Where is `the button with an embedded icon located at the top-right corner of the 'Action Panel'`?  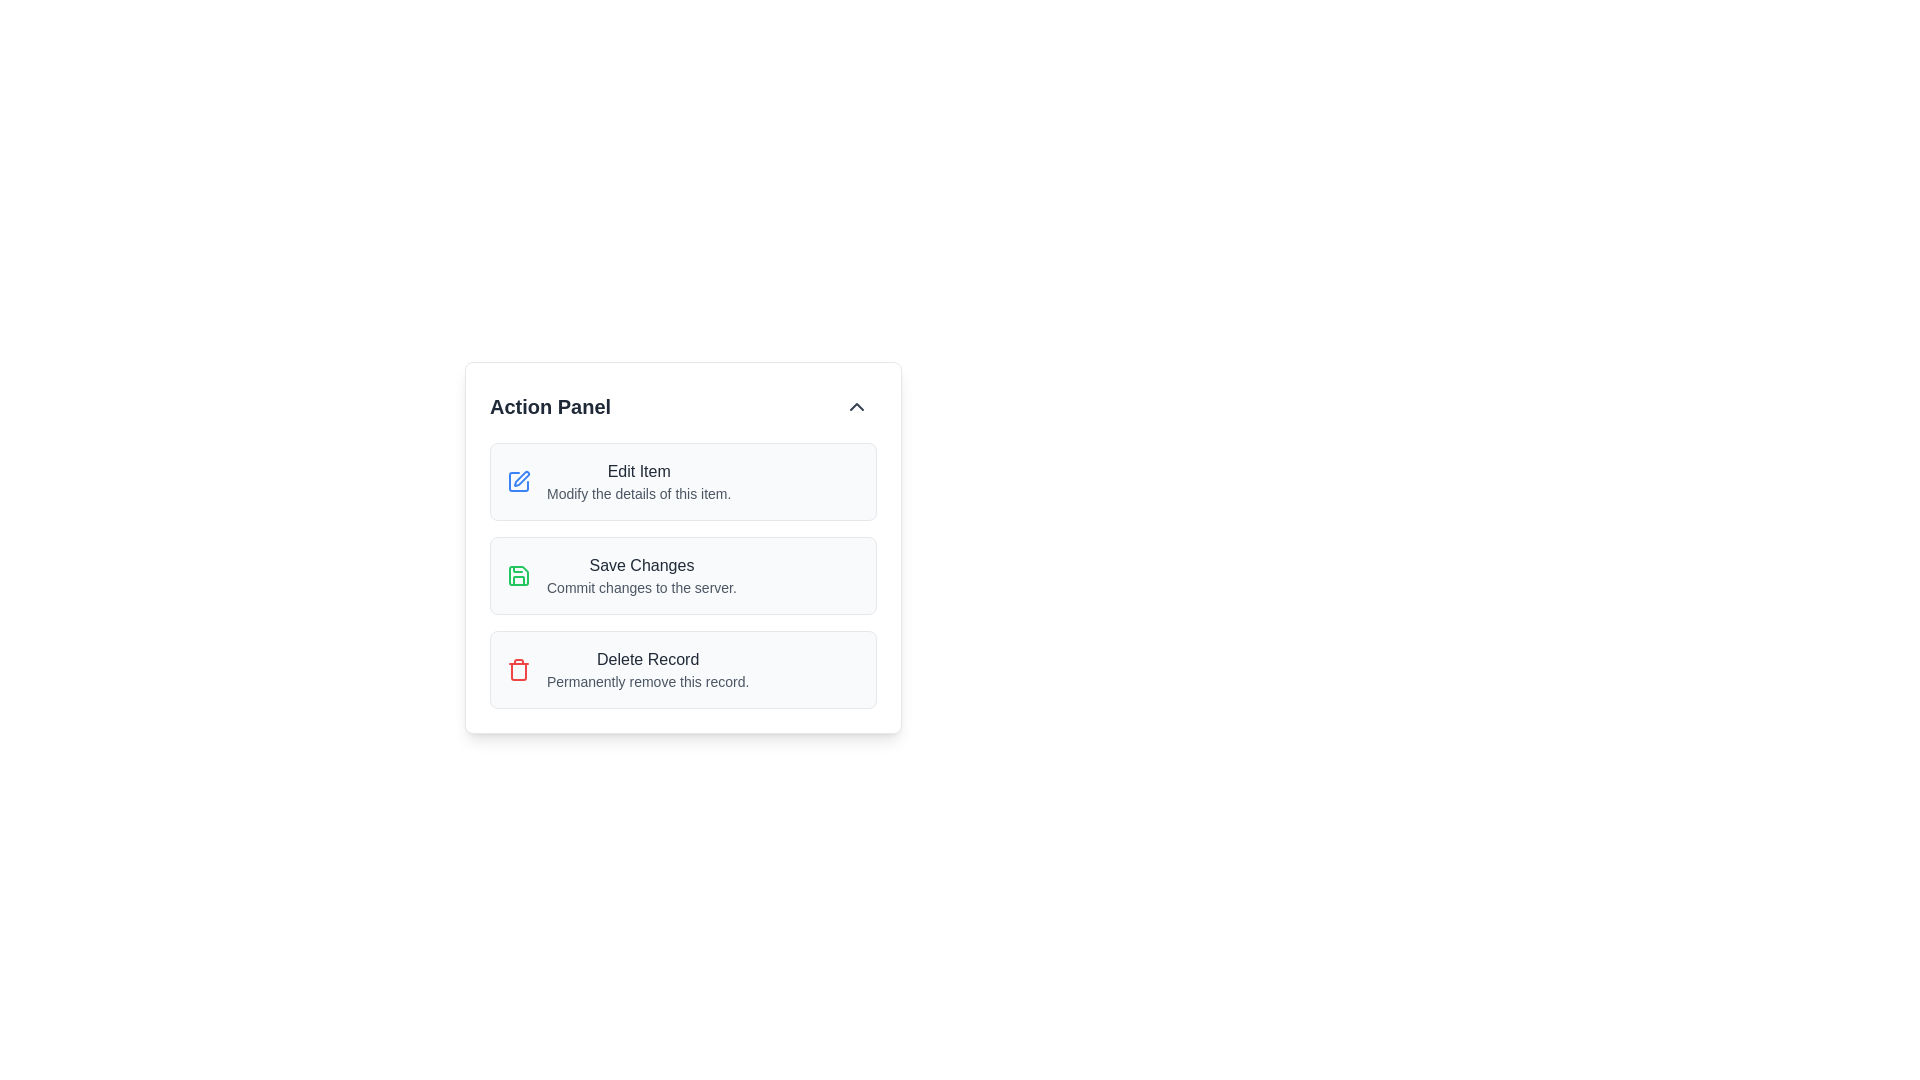 the button with an embedded icon located at the top-right corner of the 'Action Panel' is located at coordinates (857, 406).